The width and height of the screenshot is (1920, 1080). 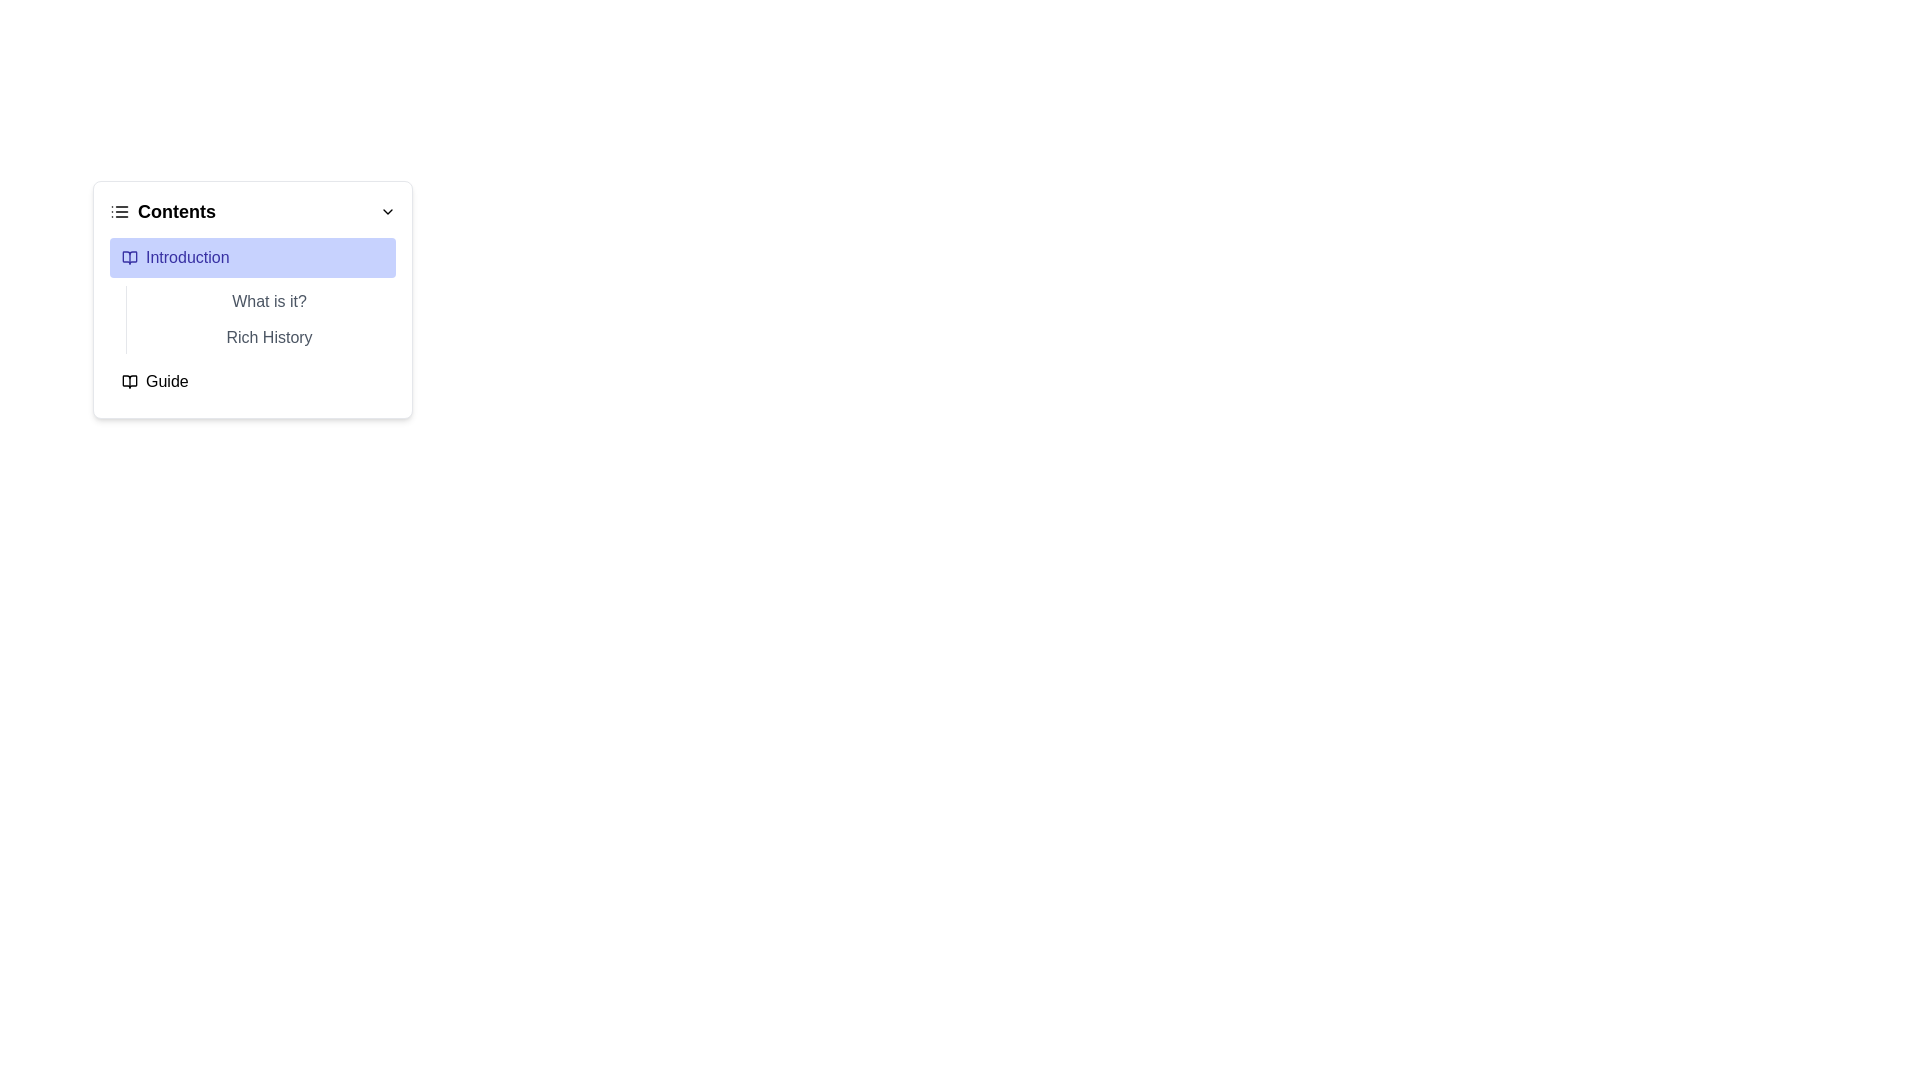 I want to click on textual content block located in the sidebar, positioned beneath the 'Introduction' header and above the 'Guide' entry, so click(x=252, y=296).